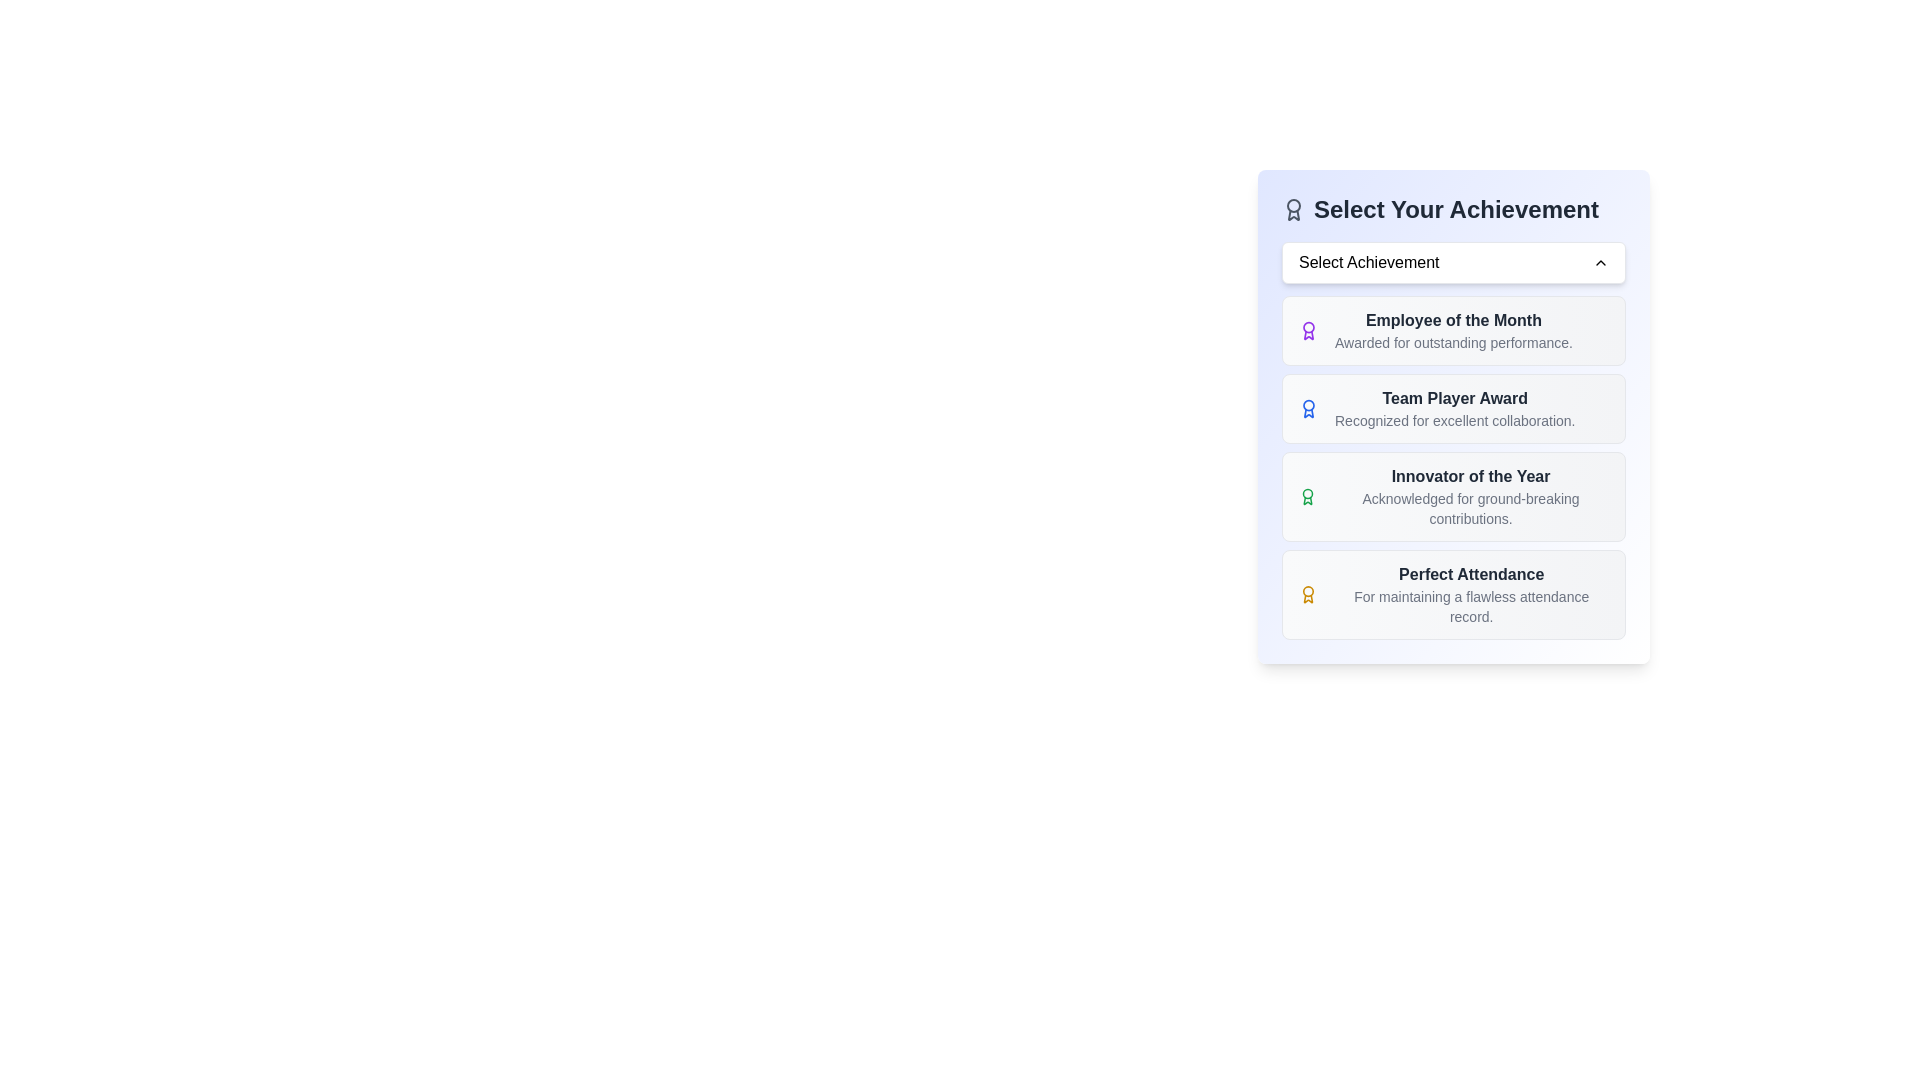  I want to click on the 'Perfect Attendance' achievement option in the achievement selection menu, so click(1471, 593).